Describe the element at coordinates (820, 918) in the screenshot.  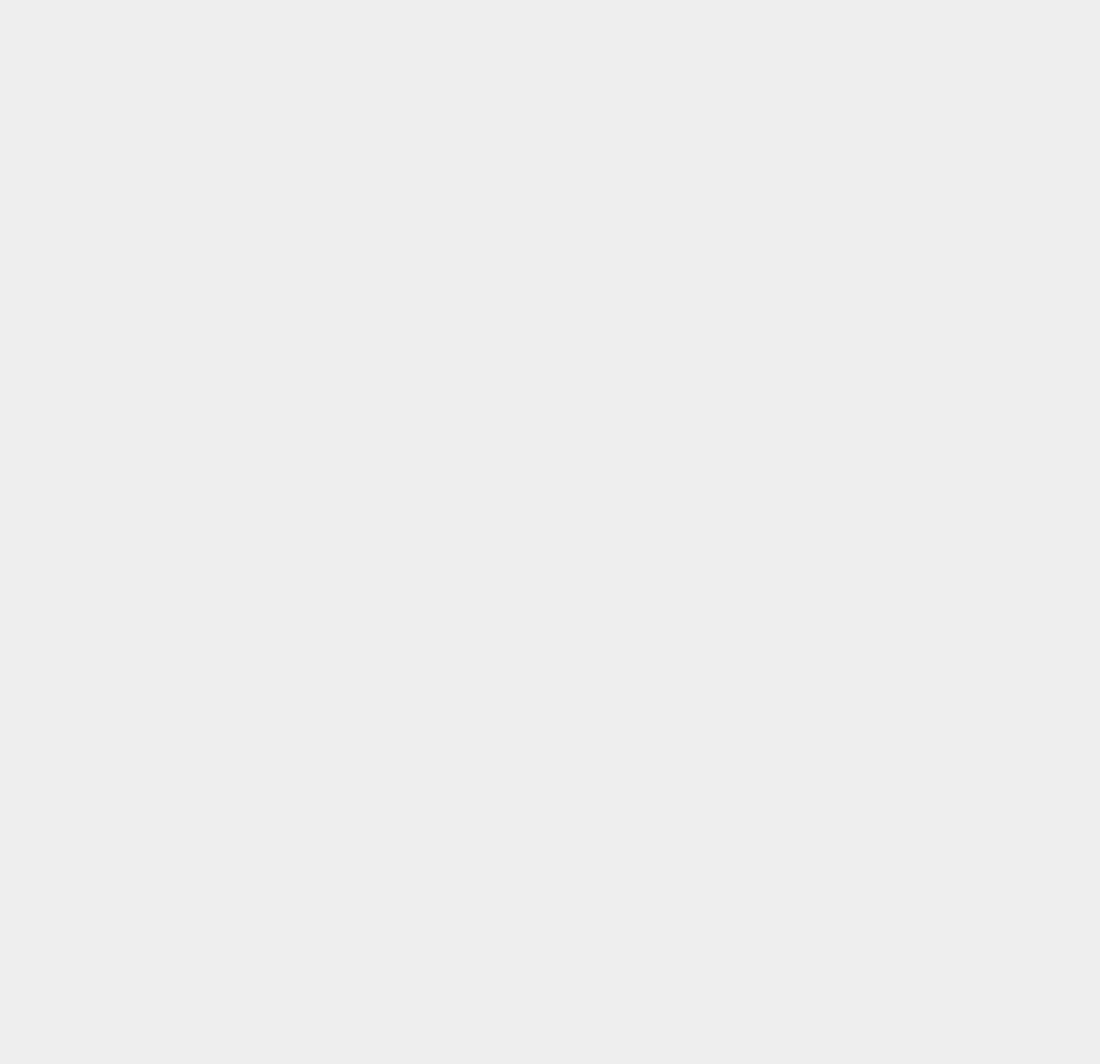
I see `'iPhone 6 Plus'` at that location.